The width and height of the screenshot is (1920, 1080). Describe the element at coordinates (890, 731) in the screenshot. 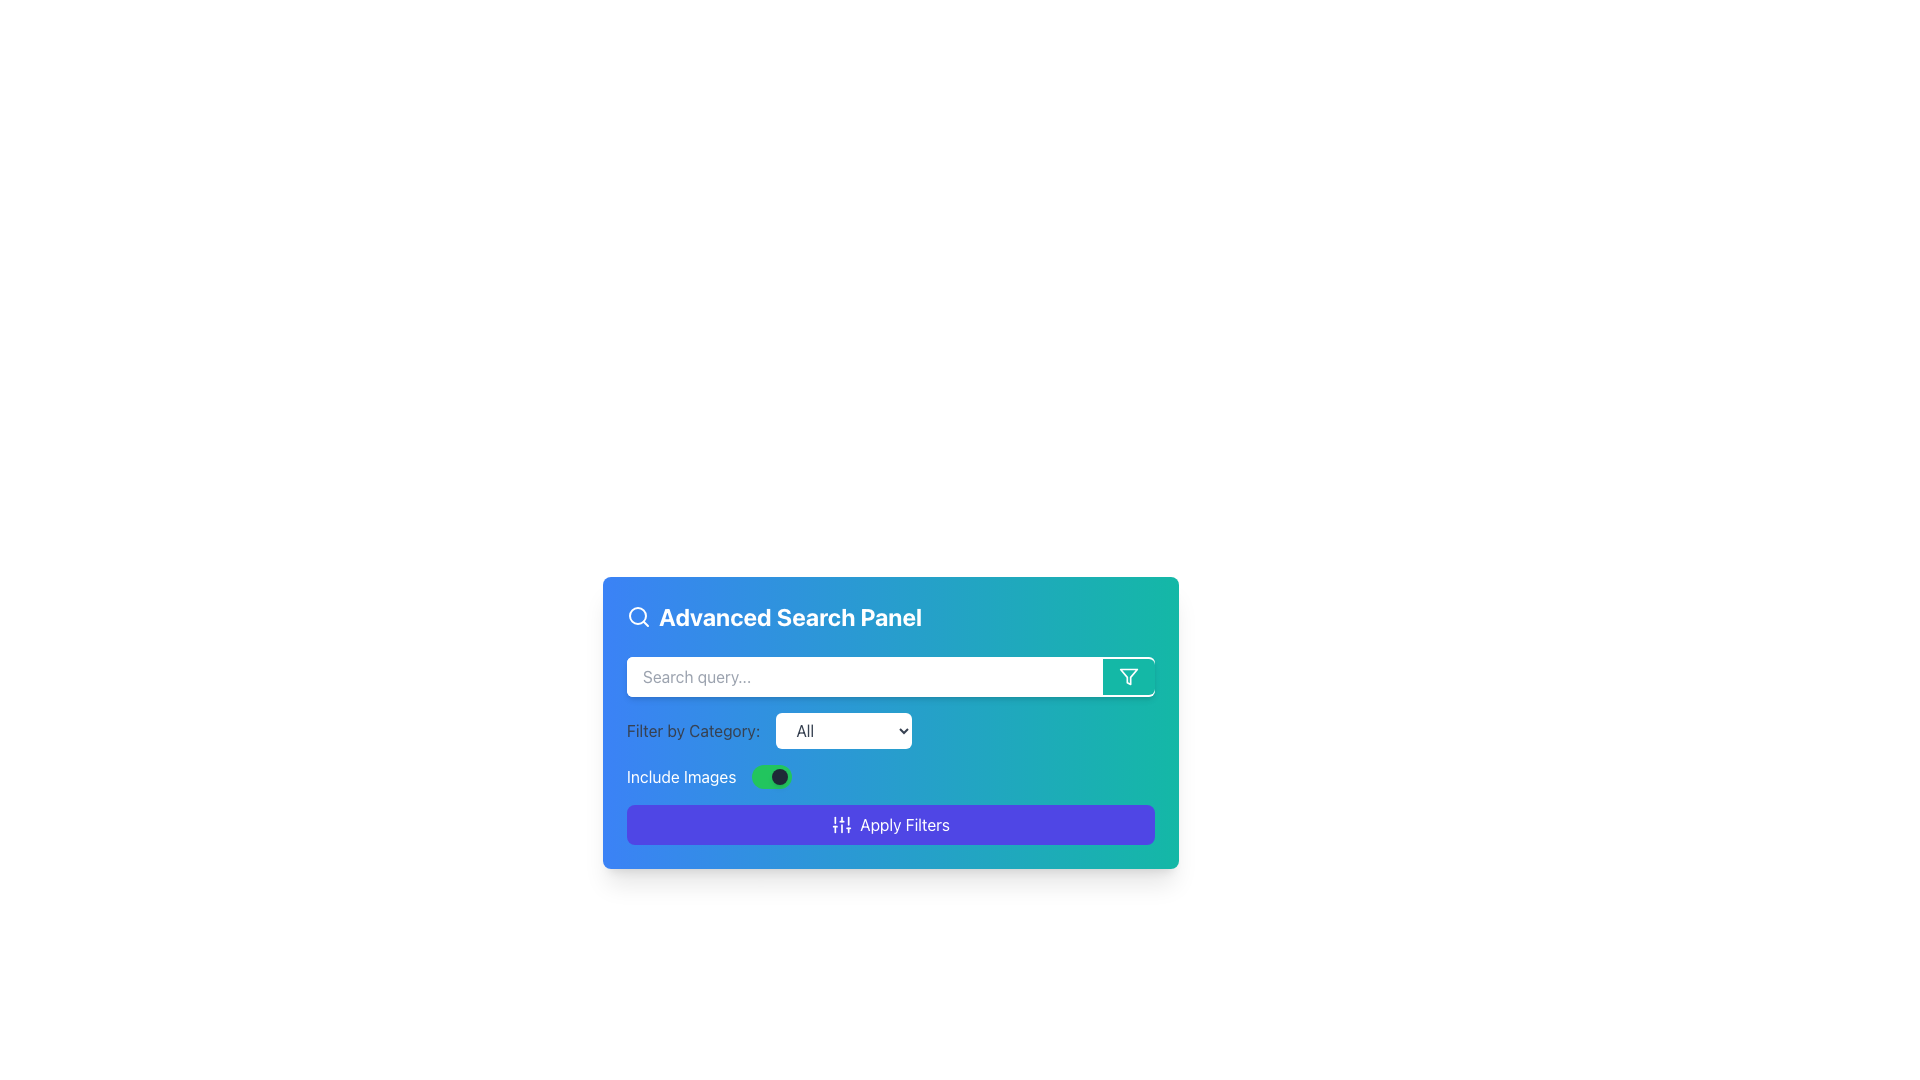

I see `the dropdown menu labeled 'Filter by Category:'` at that location.